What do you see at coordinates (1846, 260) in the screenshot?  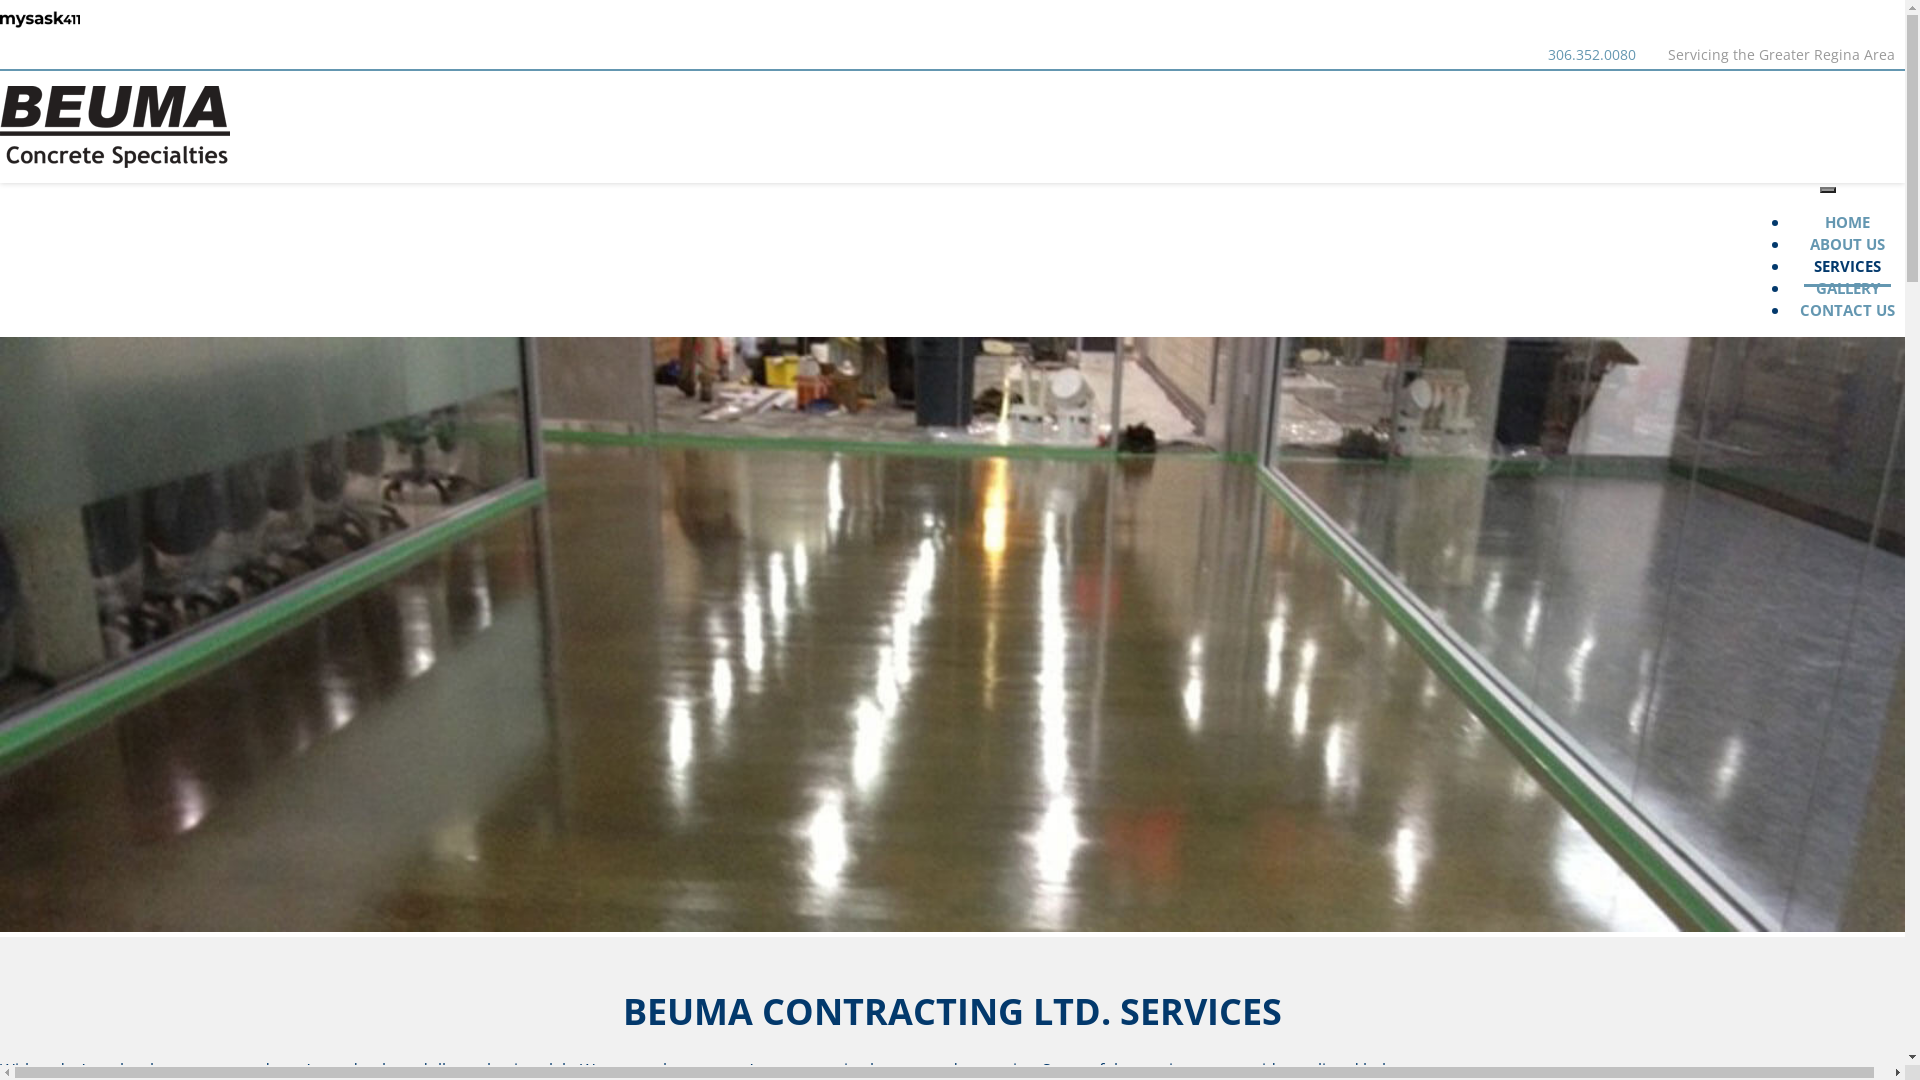 I see `'SERVICES'` at bounding box center [1846, 260].